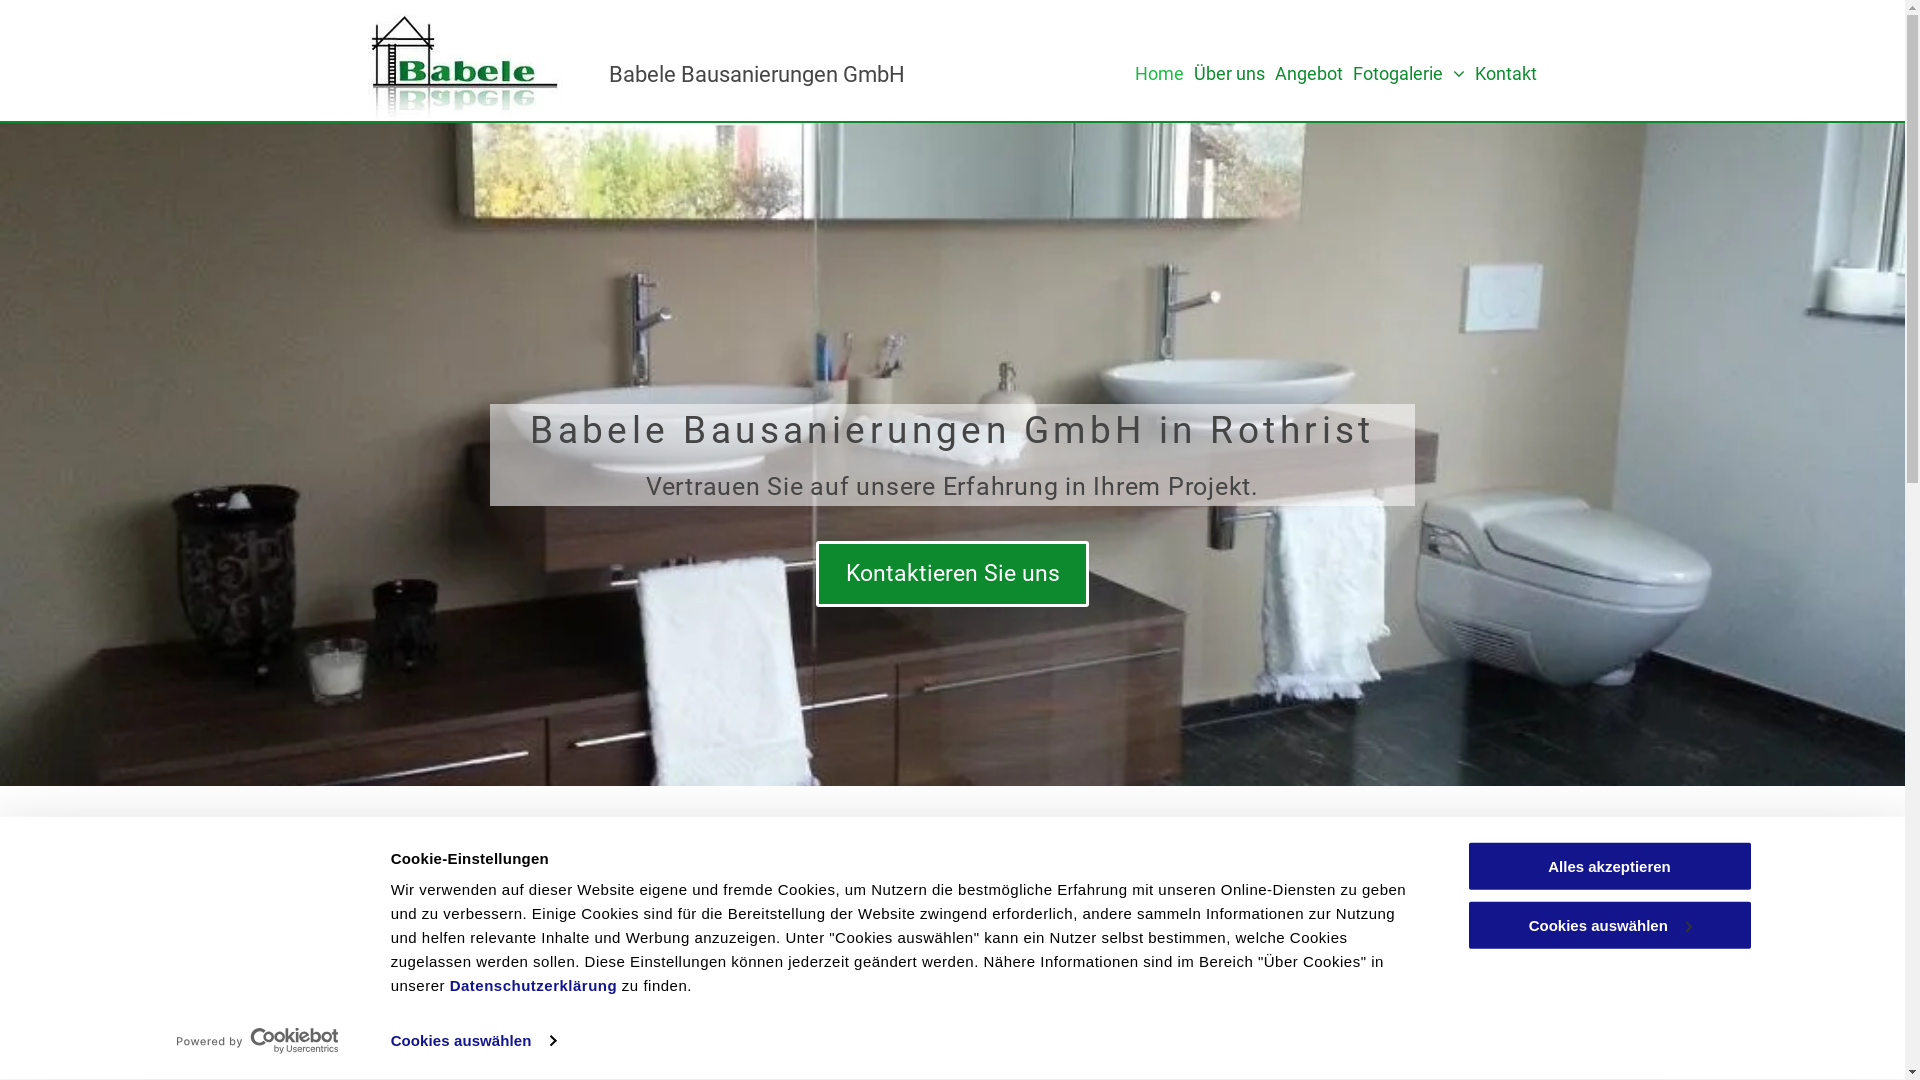 The image size is (1920, 1080). Describe the element at coordinates (1309, 72) in the screenshot. I see `'Angebot'` at that location.